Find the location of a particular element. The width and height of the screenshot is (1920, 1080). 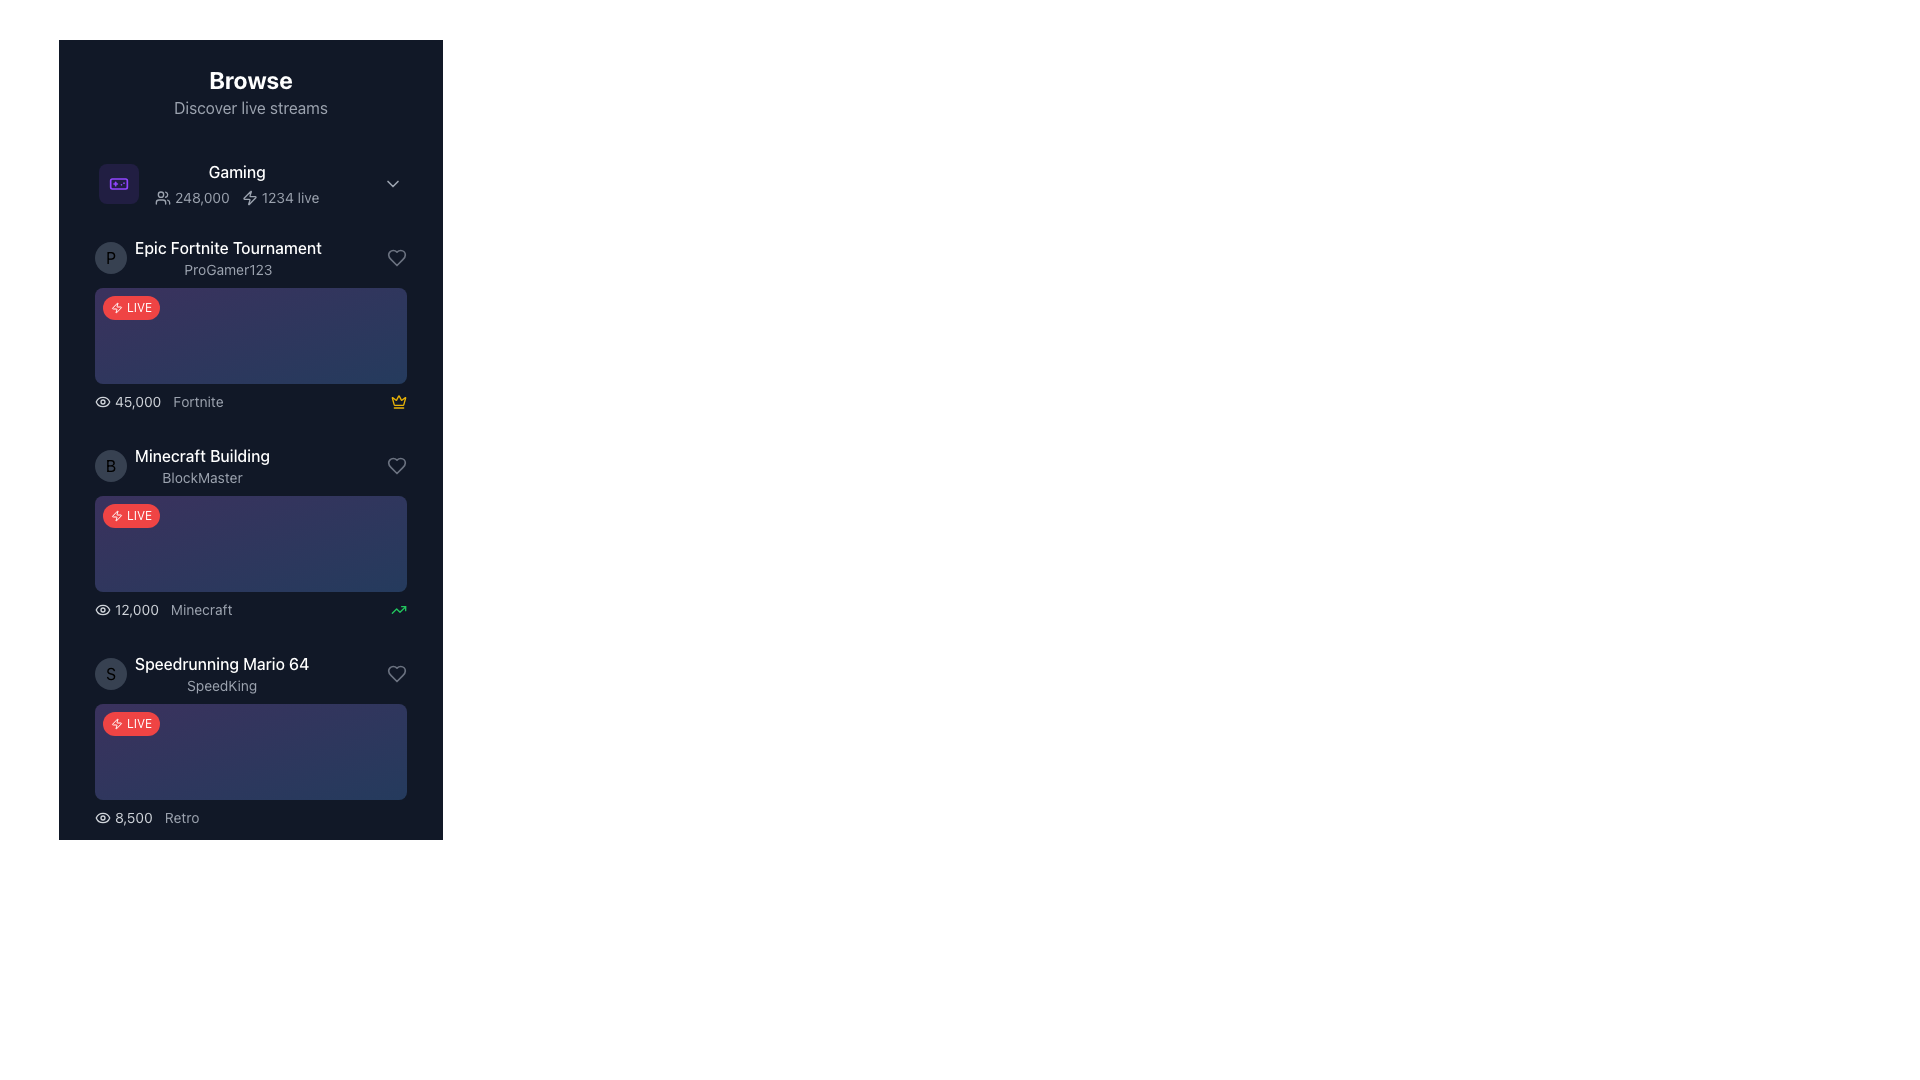

the 'Gaming' category icon located at the top-left of the section is located at coordinates (118, 184).